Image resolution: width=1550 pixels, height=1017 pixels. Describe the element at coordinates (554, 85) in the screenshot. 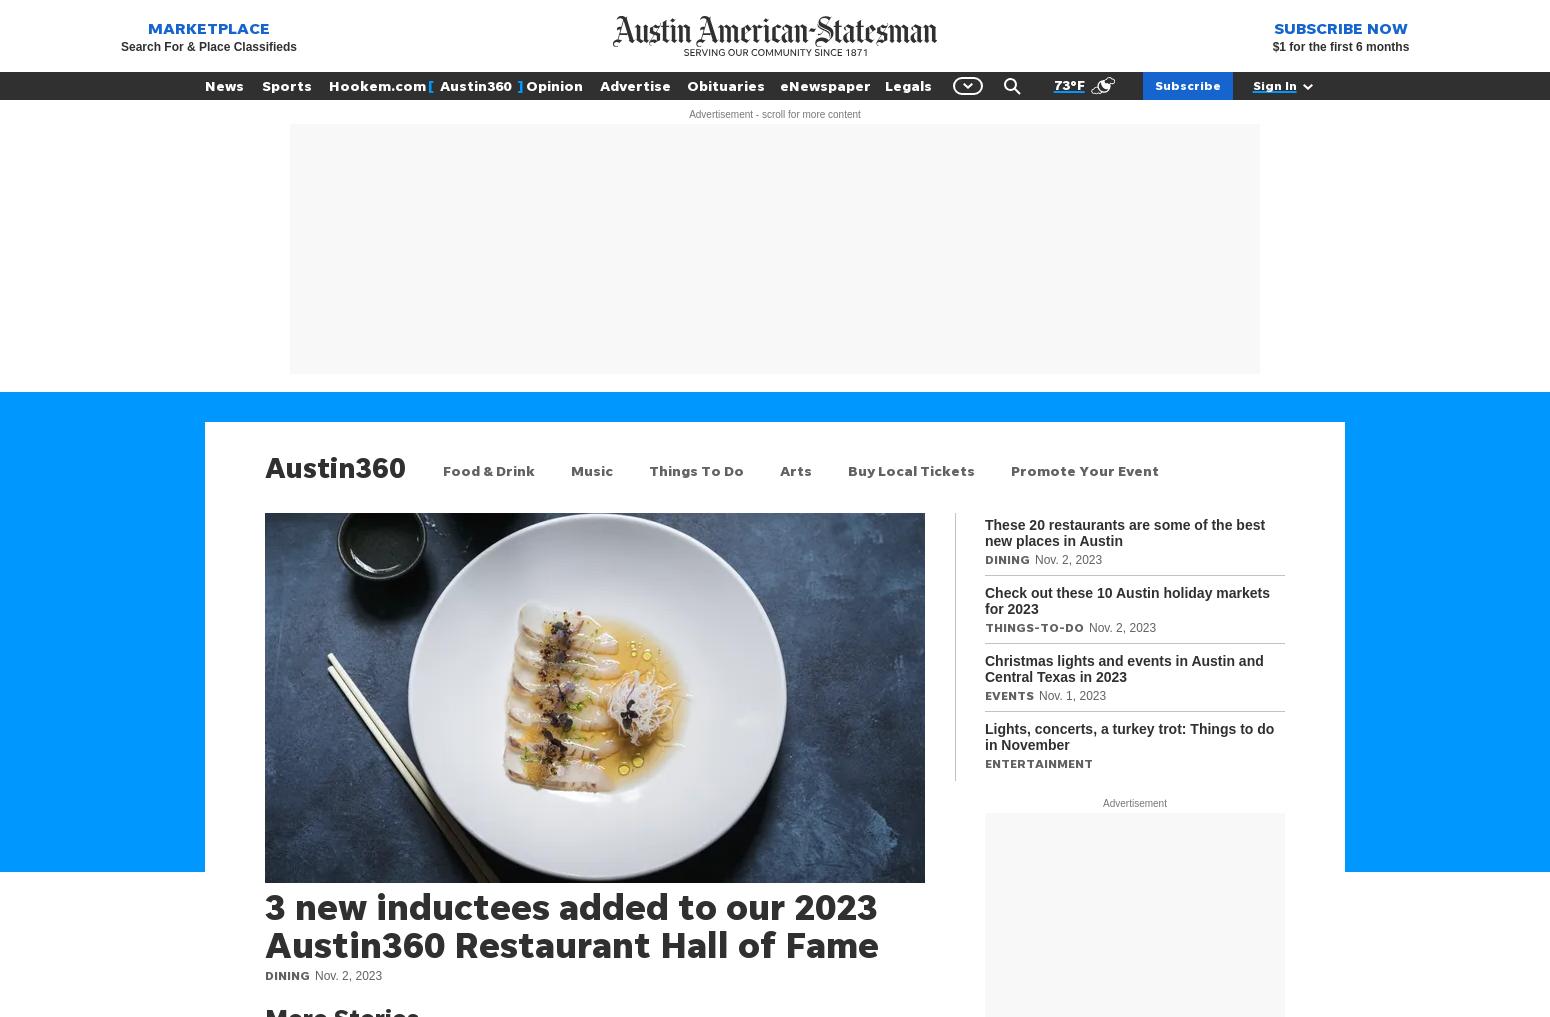

I see `'Opinion'` at that location.